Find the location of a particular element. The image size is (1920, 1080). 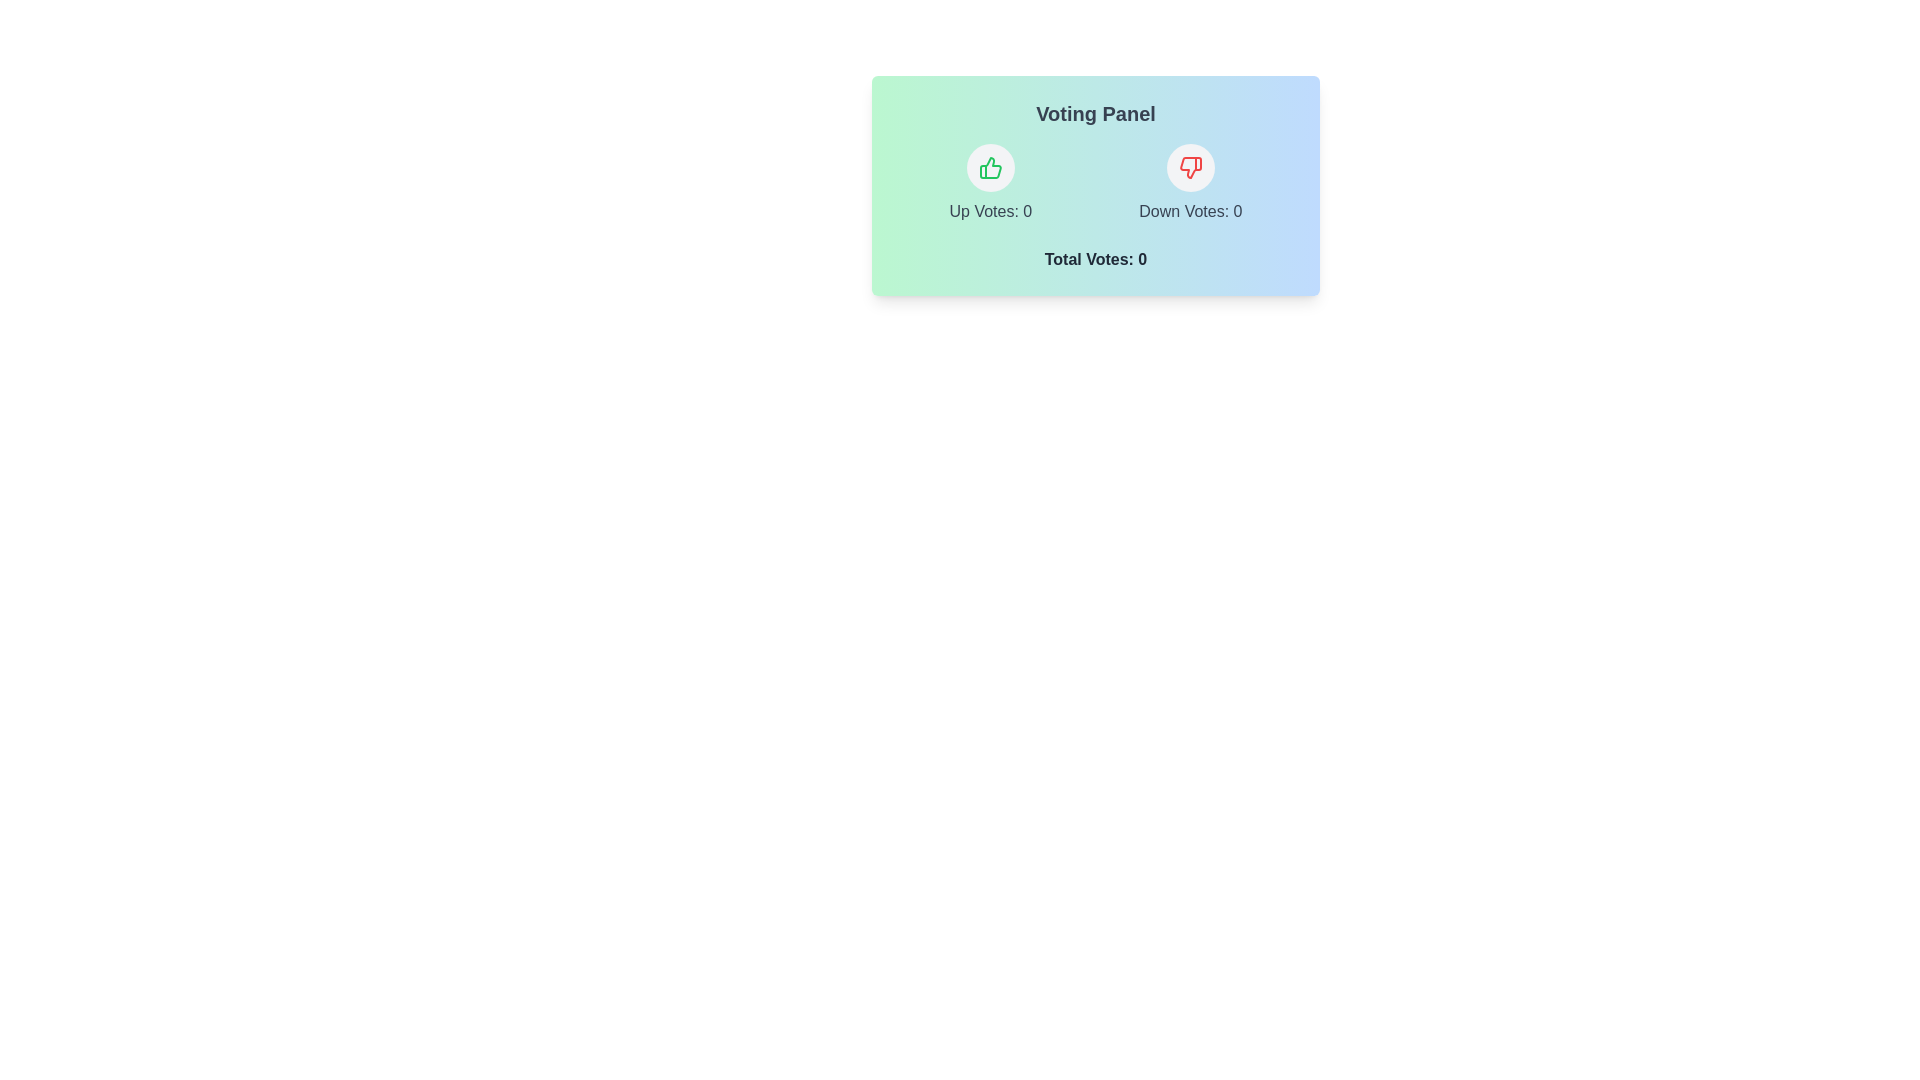

the green thumbs-up icon button located in the Voting Panel to register an upvote is located at coordinates (990, 167).